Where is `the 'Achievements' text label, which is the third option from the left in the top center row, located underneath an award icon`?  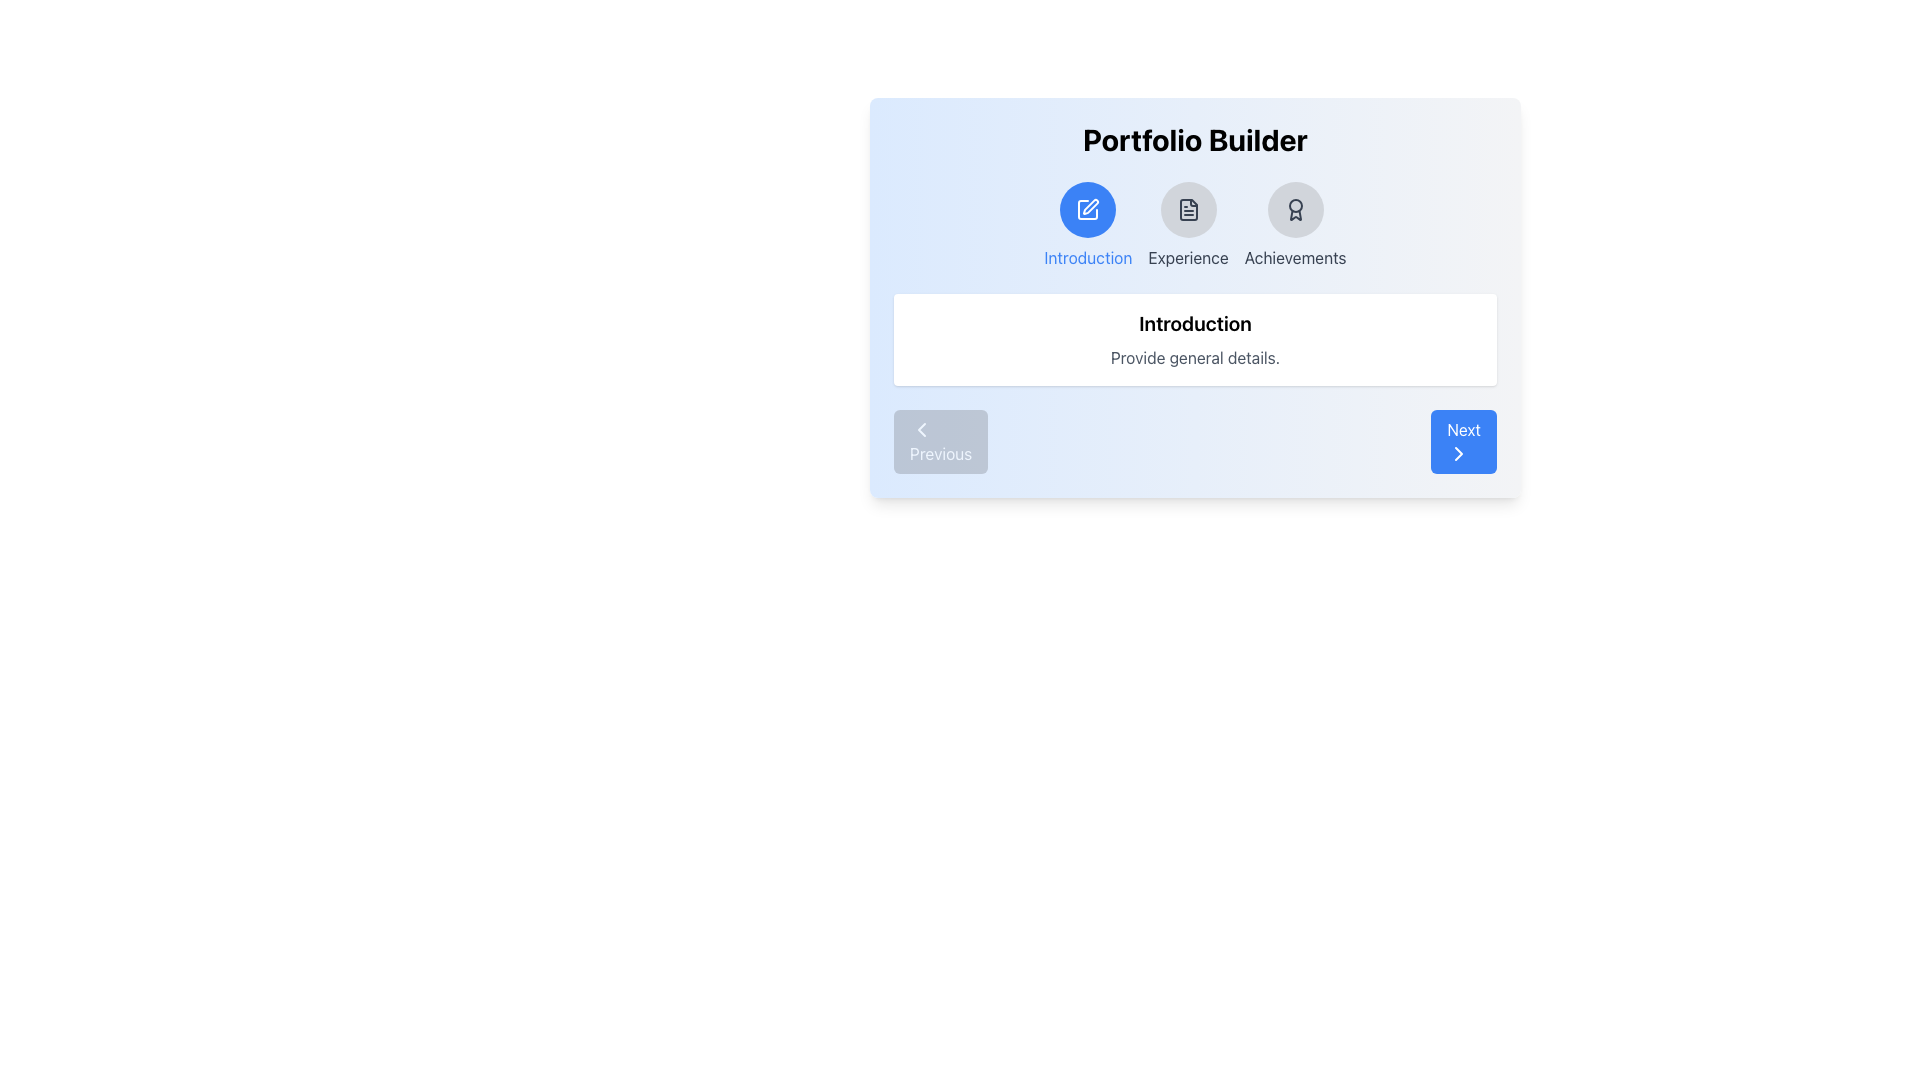 the 'Achievements' text label, which is the third option from the left in the top center row, located underneath an award icon is located at coordinates (1295, 257).